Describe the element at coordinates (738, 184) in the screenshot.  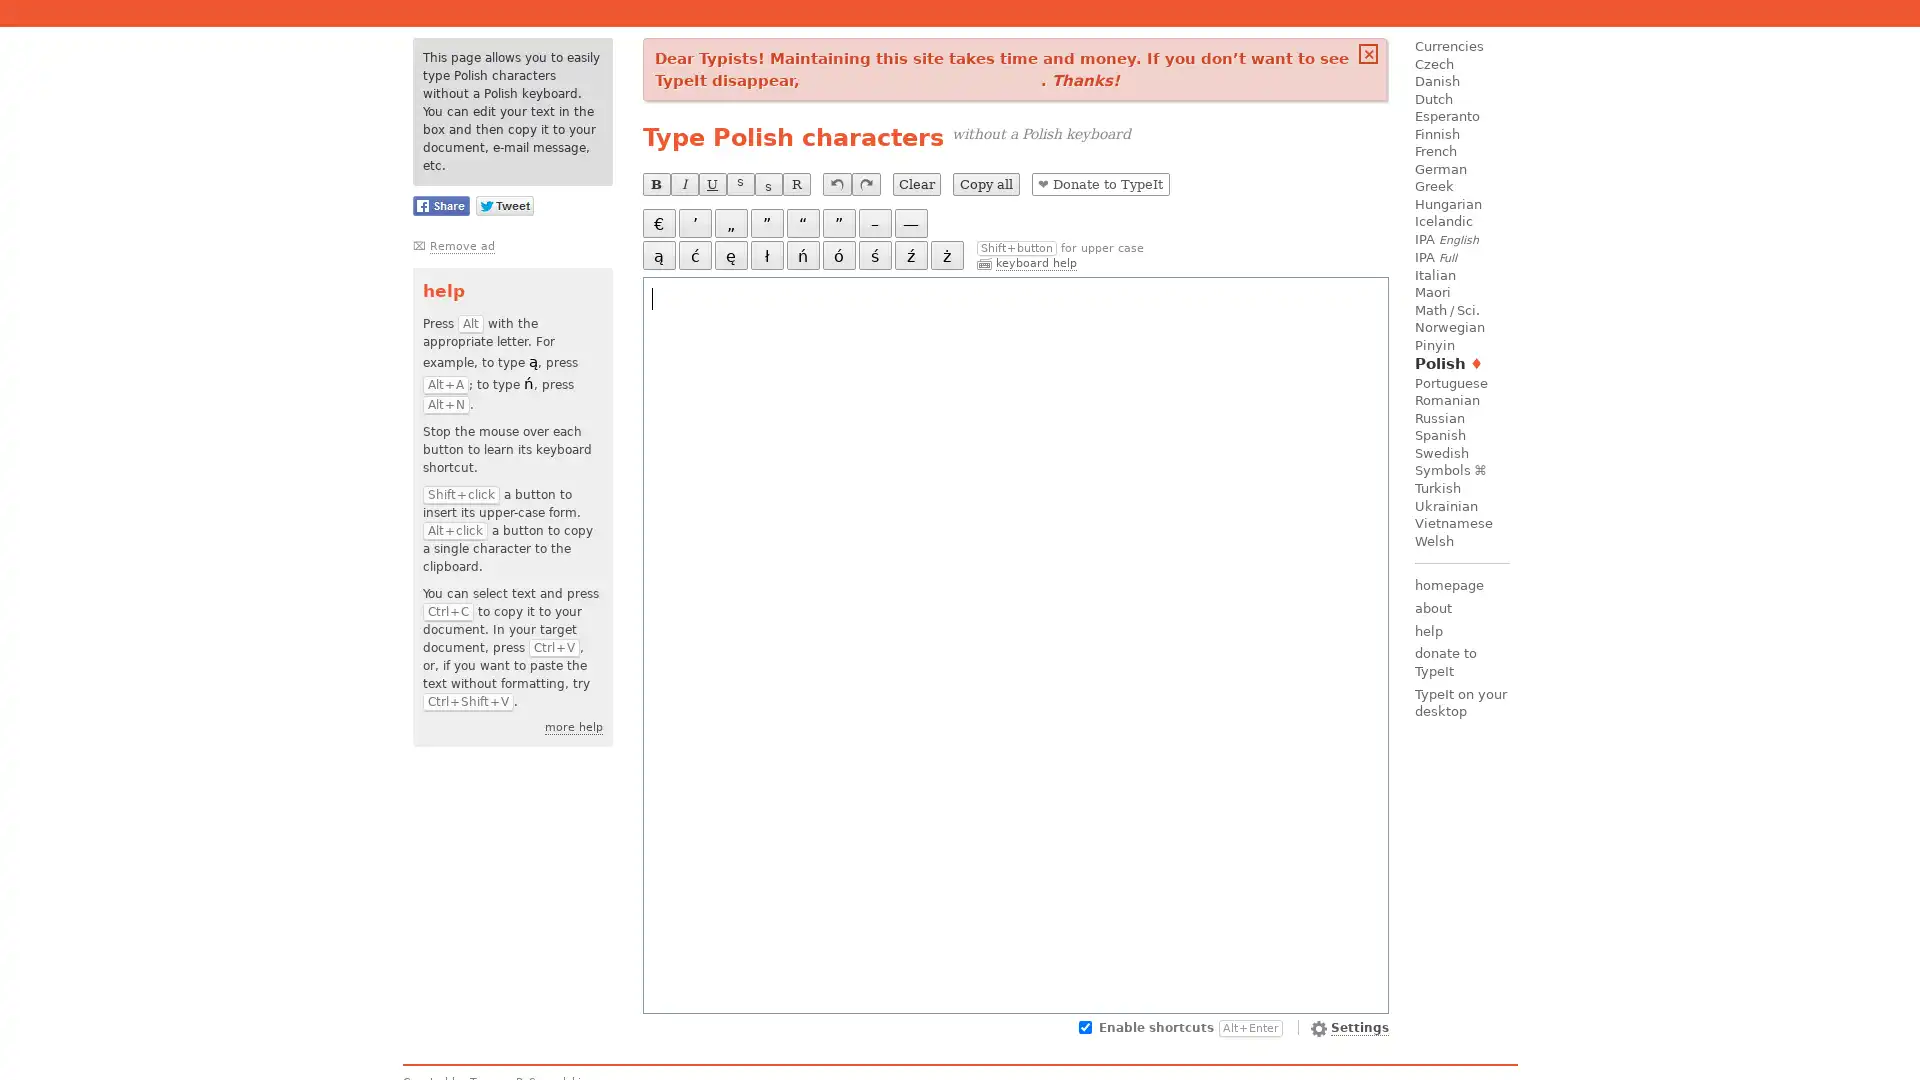
I see `S` at that location.